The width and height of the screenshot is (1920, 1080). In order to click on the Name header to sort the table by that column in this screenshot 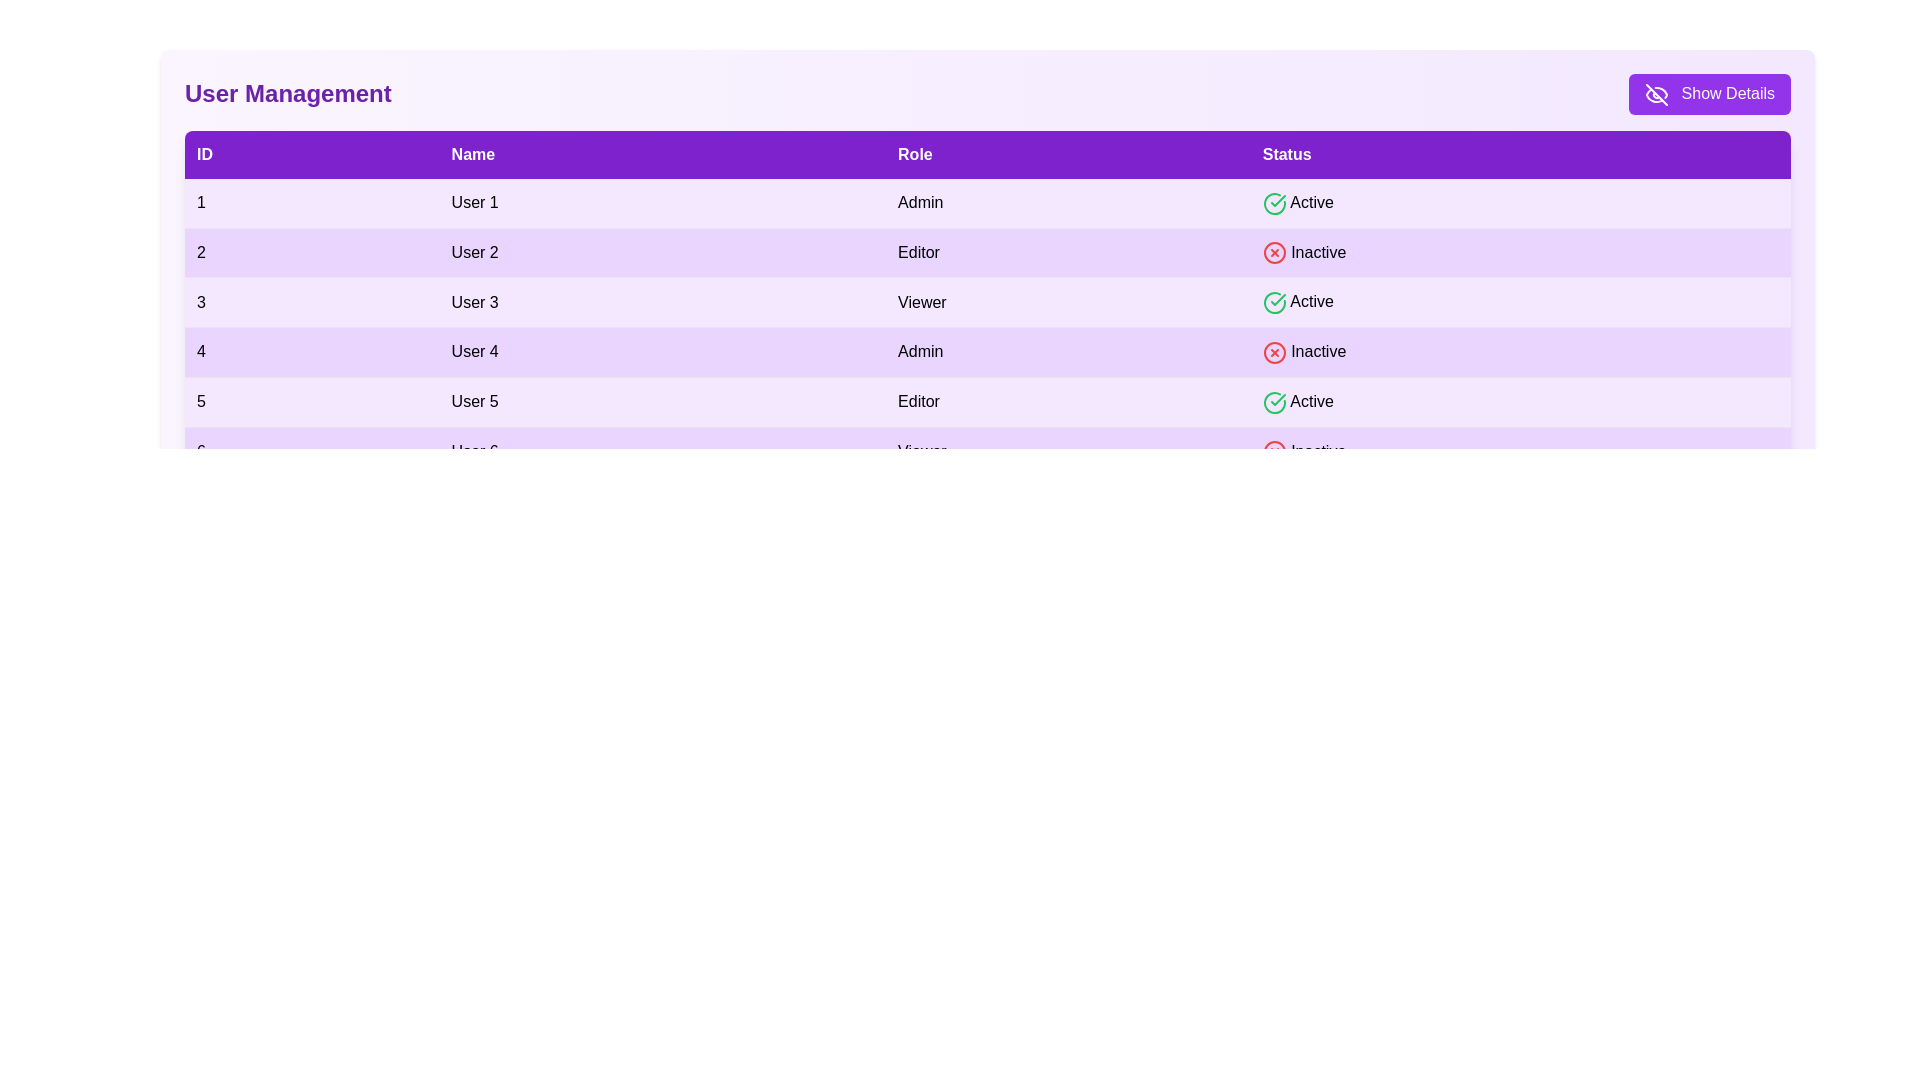, I will do `click(662, 153)`.